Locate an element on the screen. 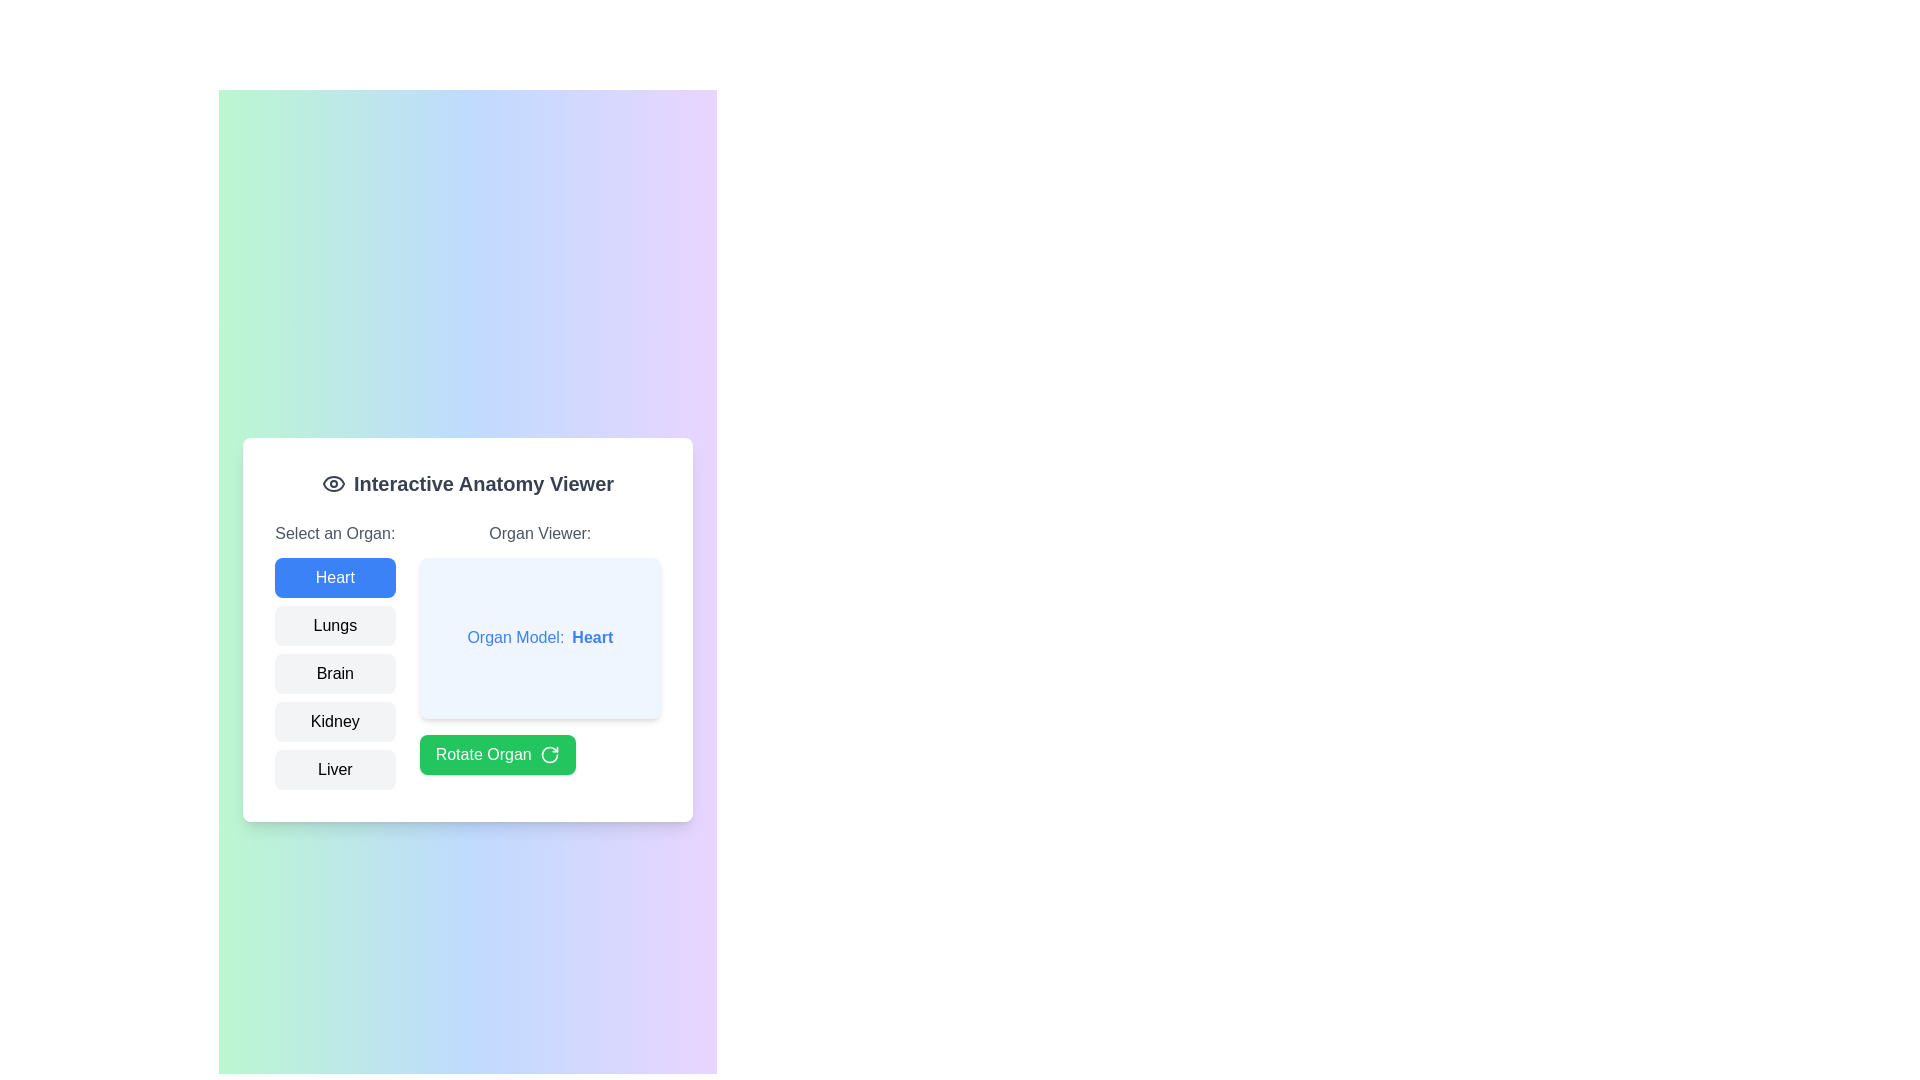 The width and height of the screenshot is (1920, 1080). the visibility icon located to the left of the 'Interactive Anatomy Viewer' text in the header of the interface is located at coordinates (333, 483).